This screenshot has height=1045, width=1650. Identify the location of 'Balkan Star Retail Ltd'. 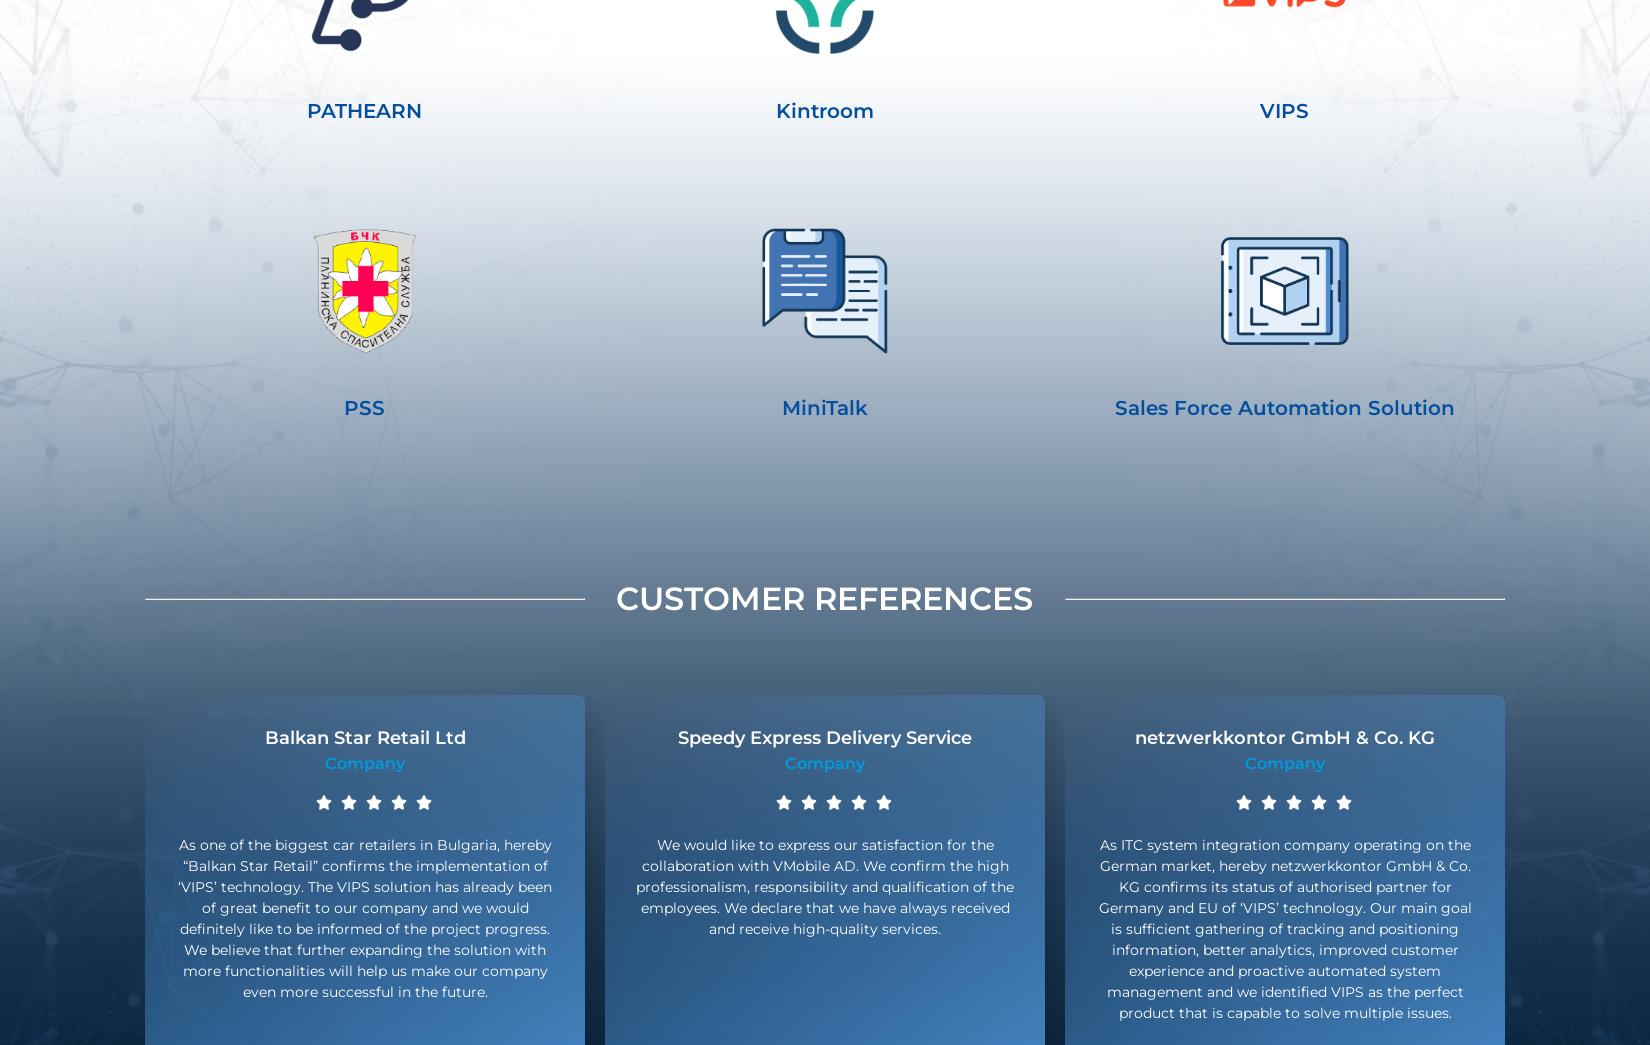
(364, 736).